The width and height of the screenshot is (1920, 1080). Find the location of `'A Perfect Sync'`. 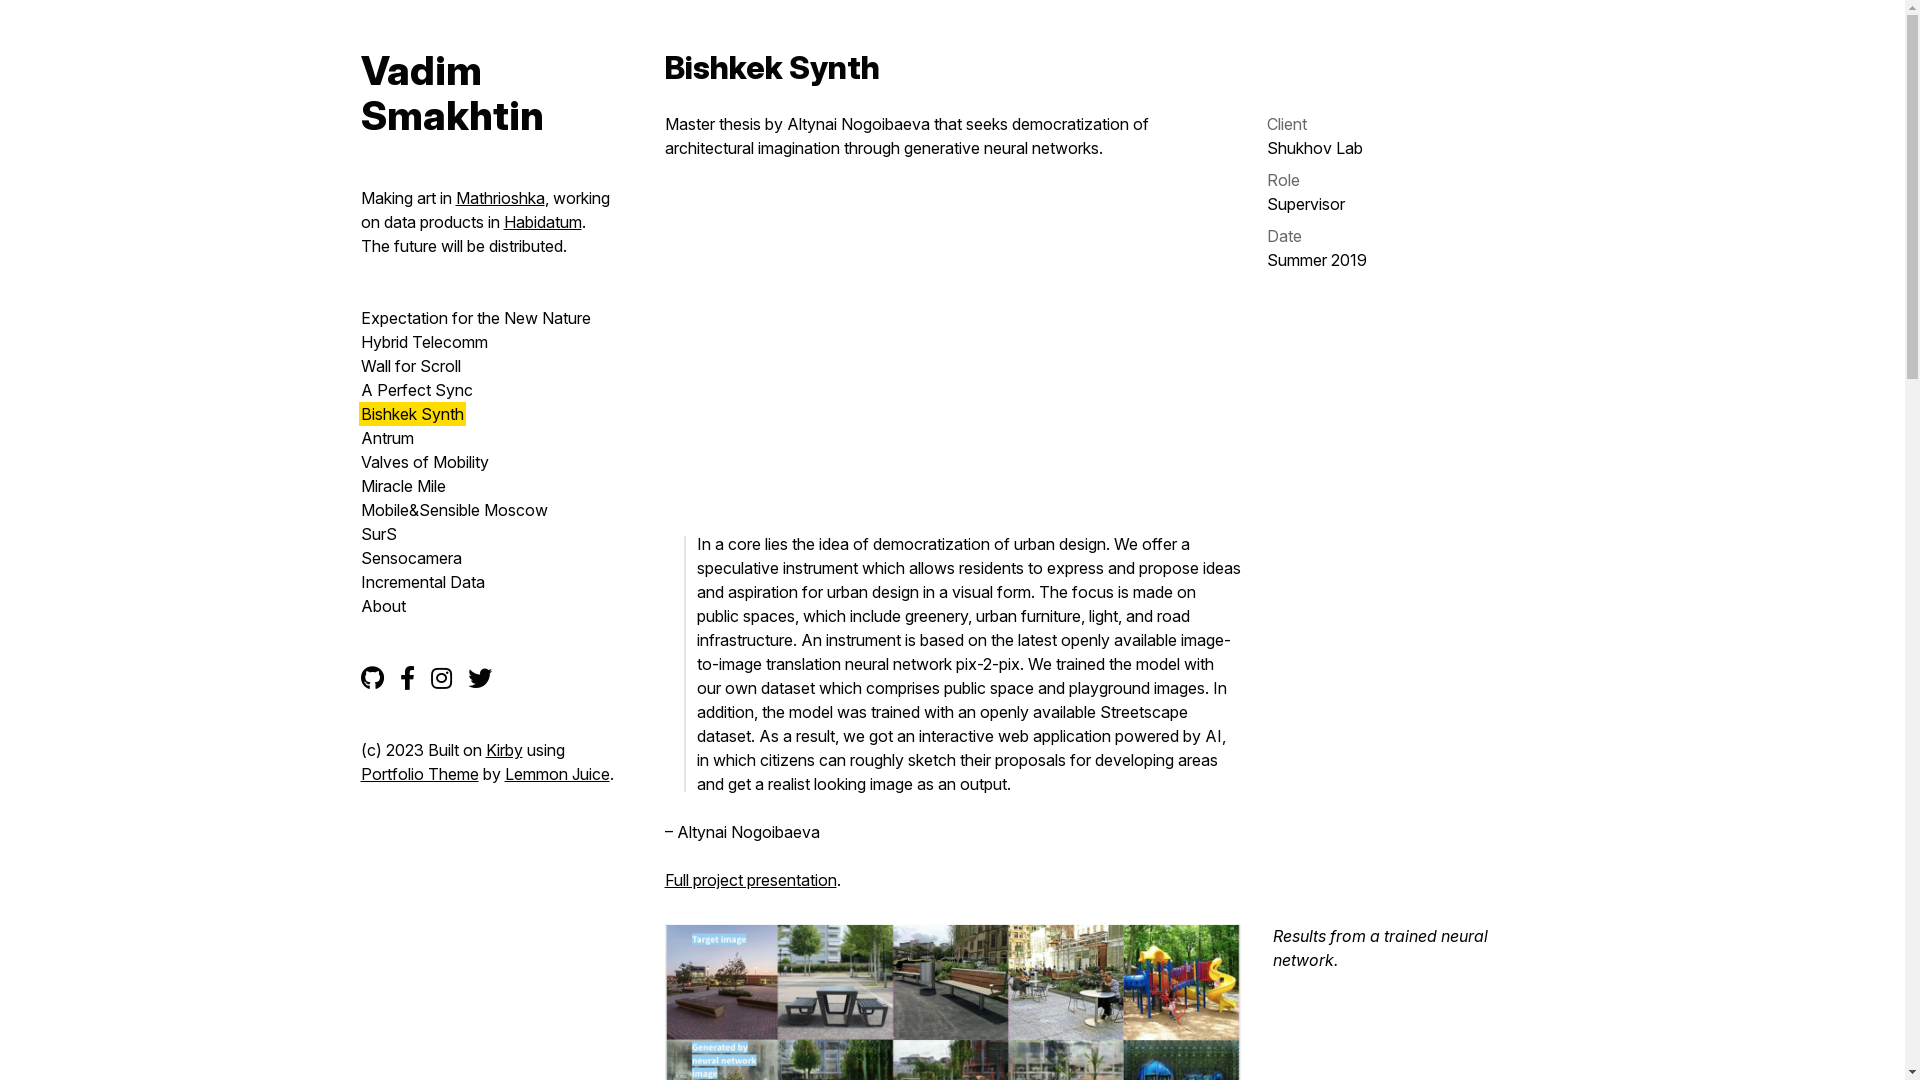

'A Perfect Sync' is located at coordinates (415, 389).